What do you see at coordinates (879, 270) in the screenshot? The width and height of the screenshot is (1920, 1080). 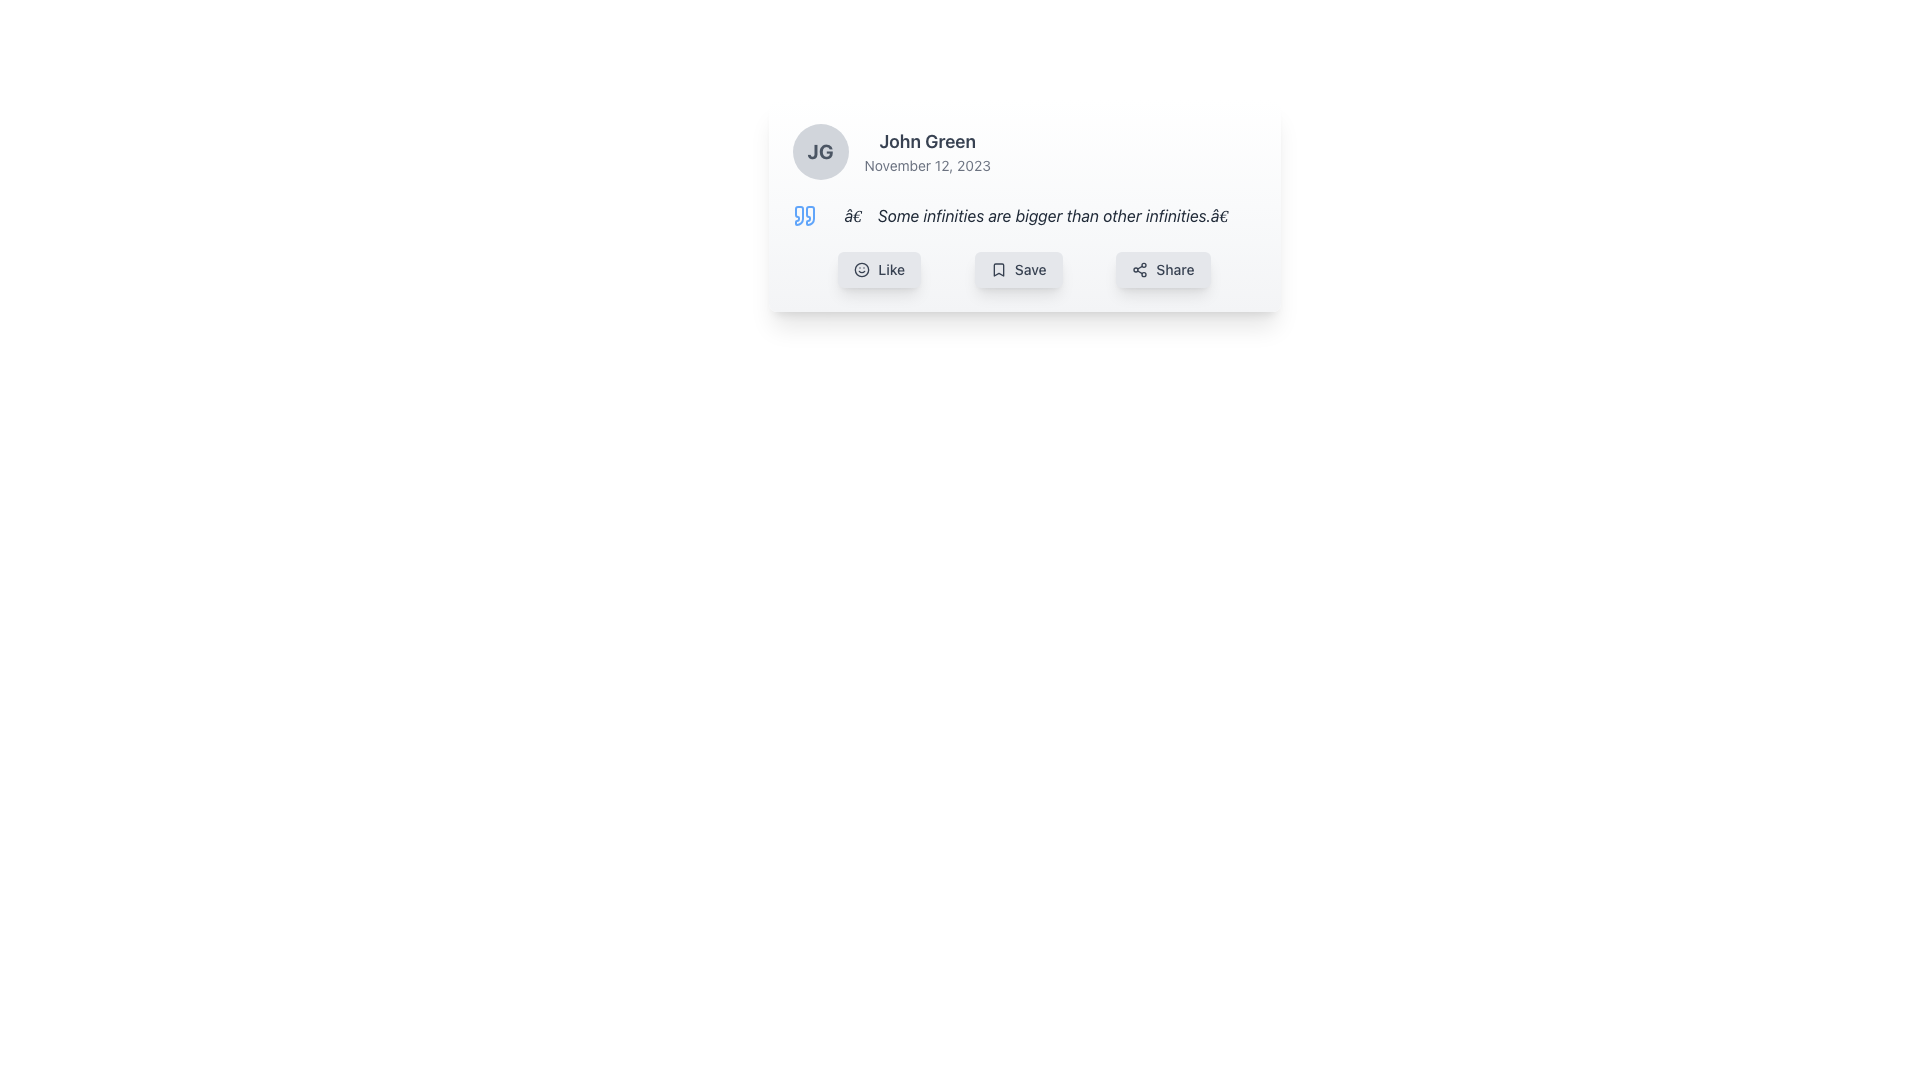 I see `the 'Like' button, which is a rectangular button with rounded corners, featuring a light gray background, darker gray text, and a smiling face icon on the left` at bounding box center [879, 270].